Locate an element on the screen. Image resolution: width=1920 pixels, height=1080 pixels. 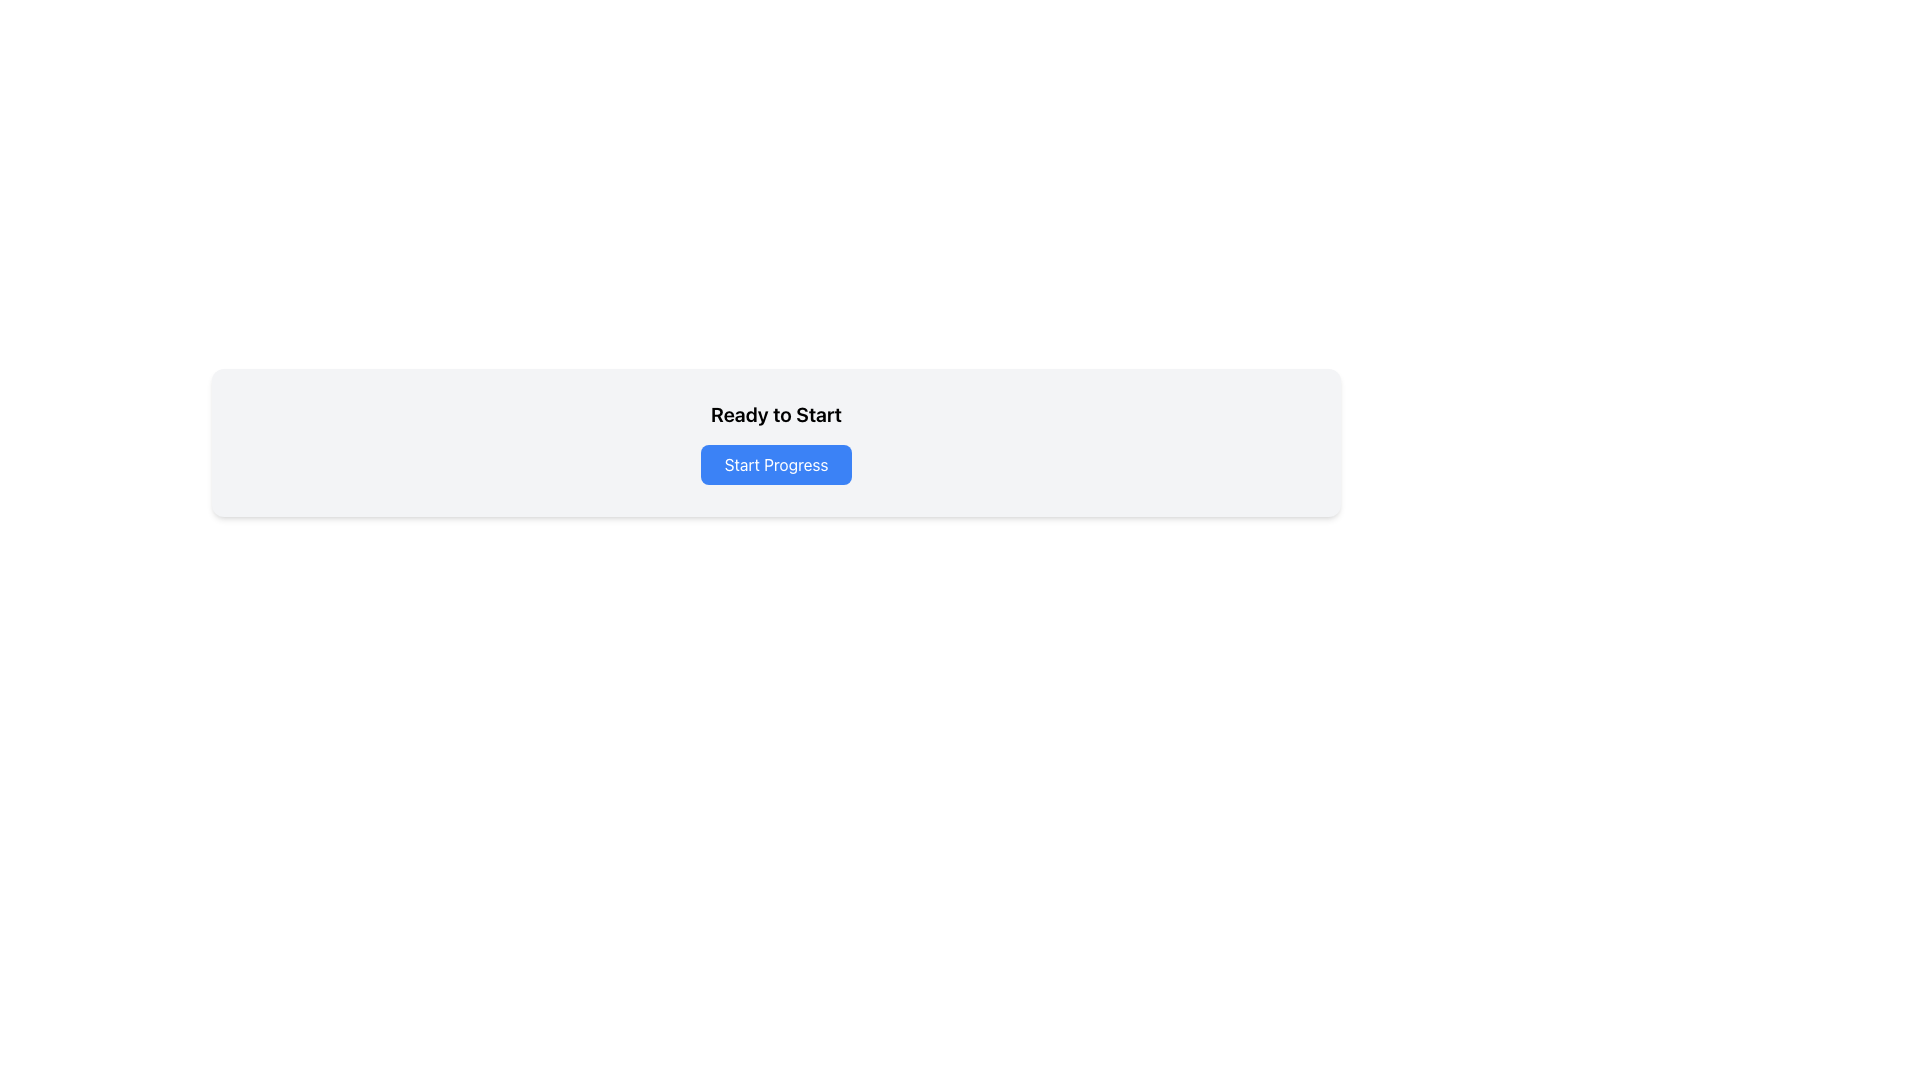
the Text label that serves as a title or header, positioned above the blue button labeled 'Start Progress' is located at coordinates (775, 414).